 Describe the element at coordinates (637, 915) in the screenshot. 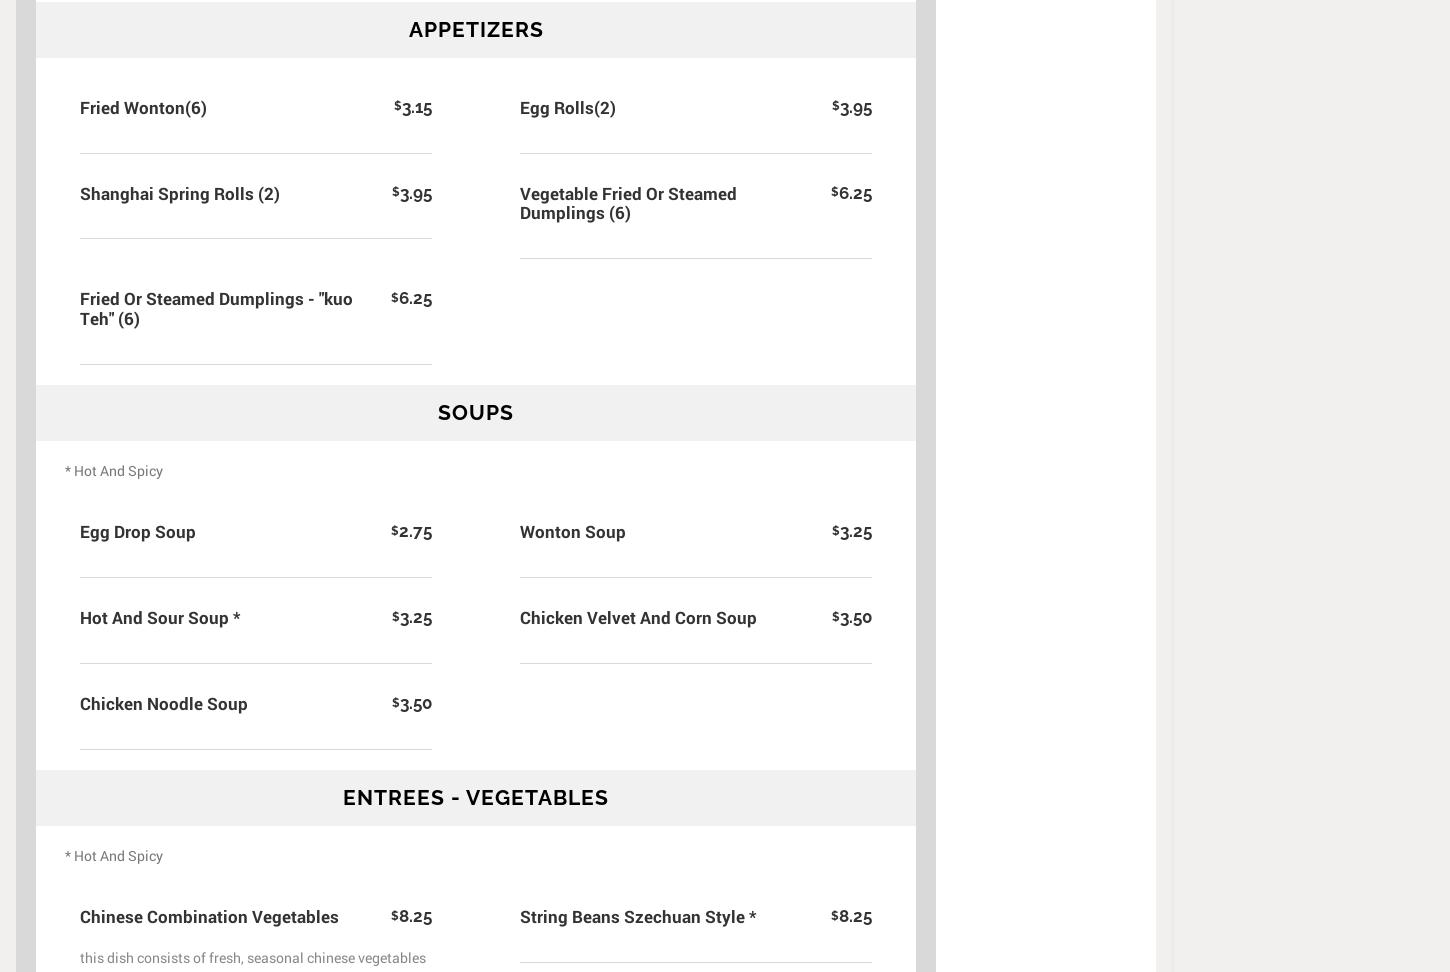

I see `'String Beans Szechuan Style *'` at that location.